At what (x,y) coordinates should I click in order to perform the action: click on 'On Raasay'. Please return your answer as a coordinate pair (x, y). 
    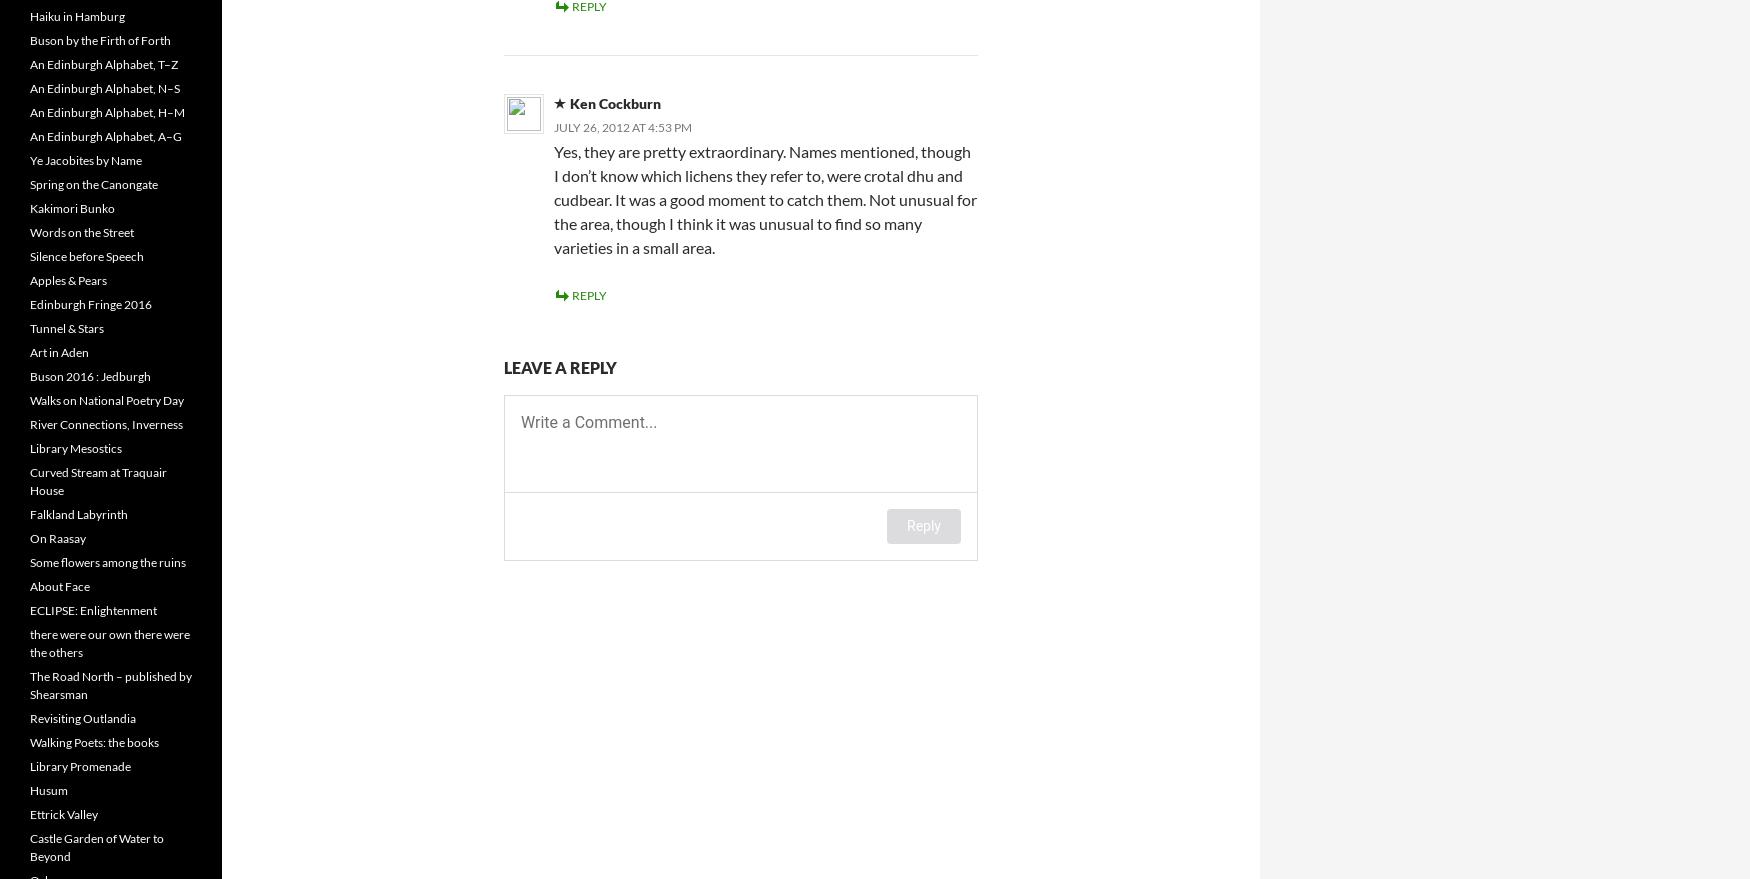
    Looking at the image, I should click on (56, 538).